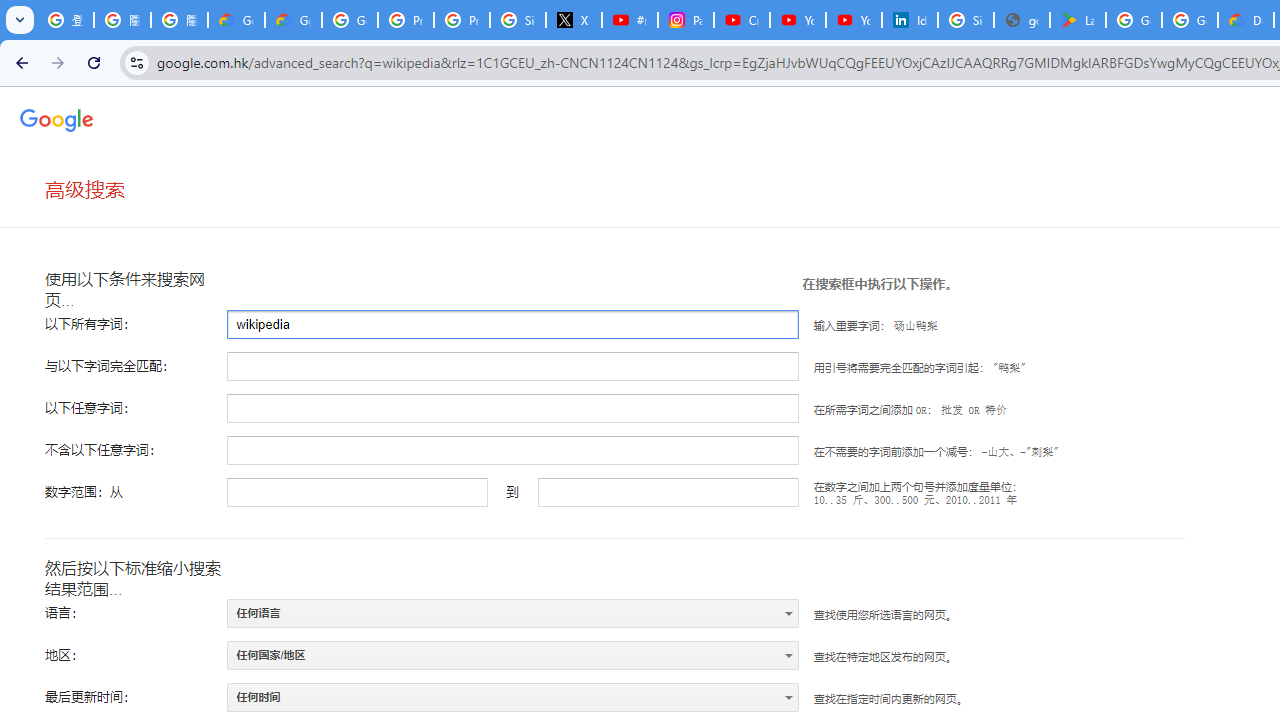 The width and height of the screenshot is (1280, 720). Describe the element at coordinates (1076, 20) in the screenshot. I see `'Last Shelter: Survival - Apps on Google Play'` at that location.